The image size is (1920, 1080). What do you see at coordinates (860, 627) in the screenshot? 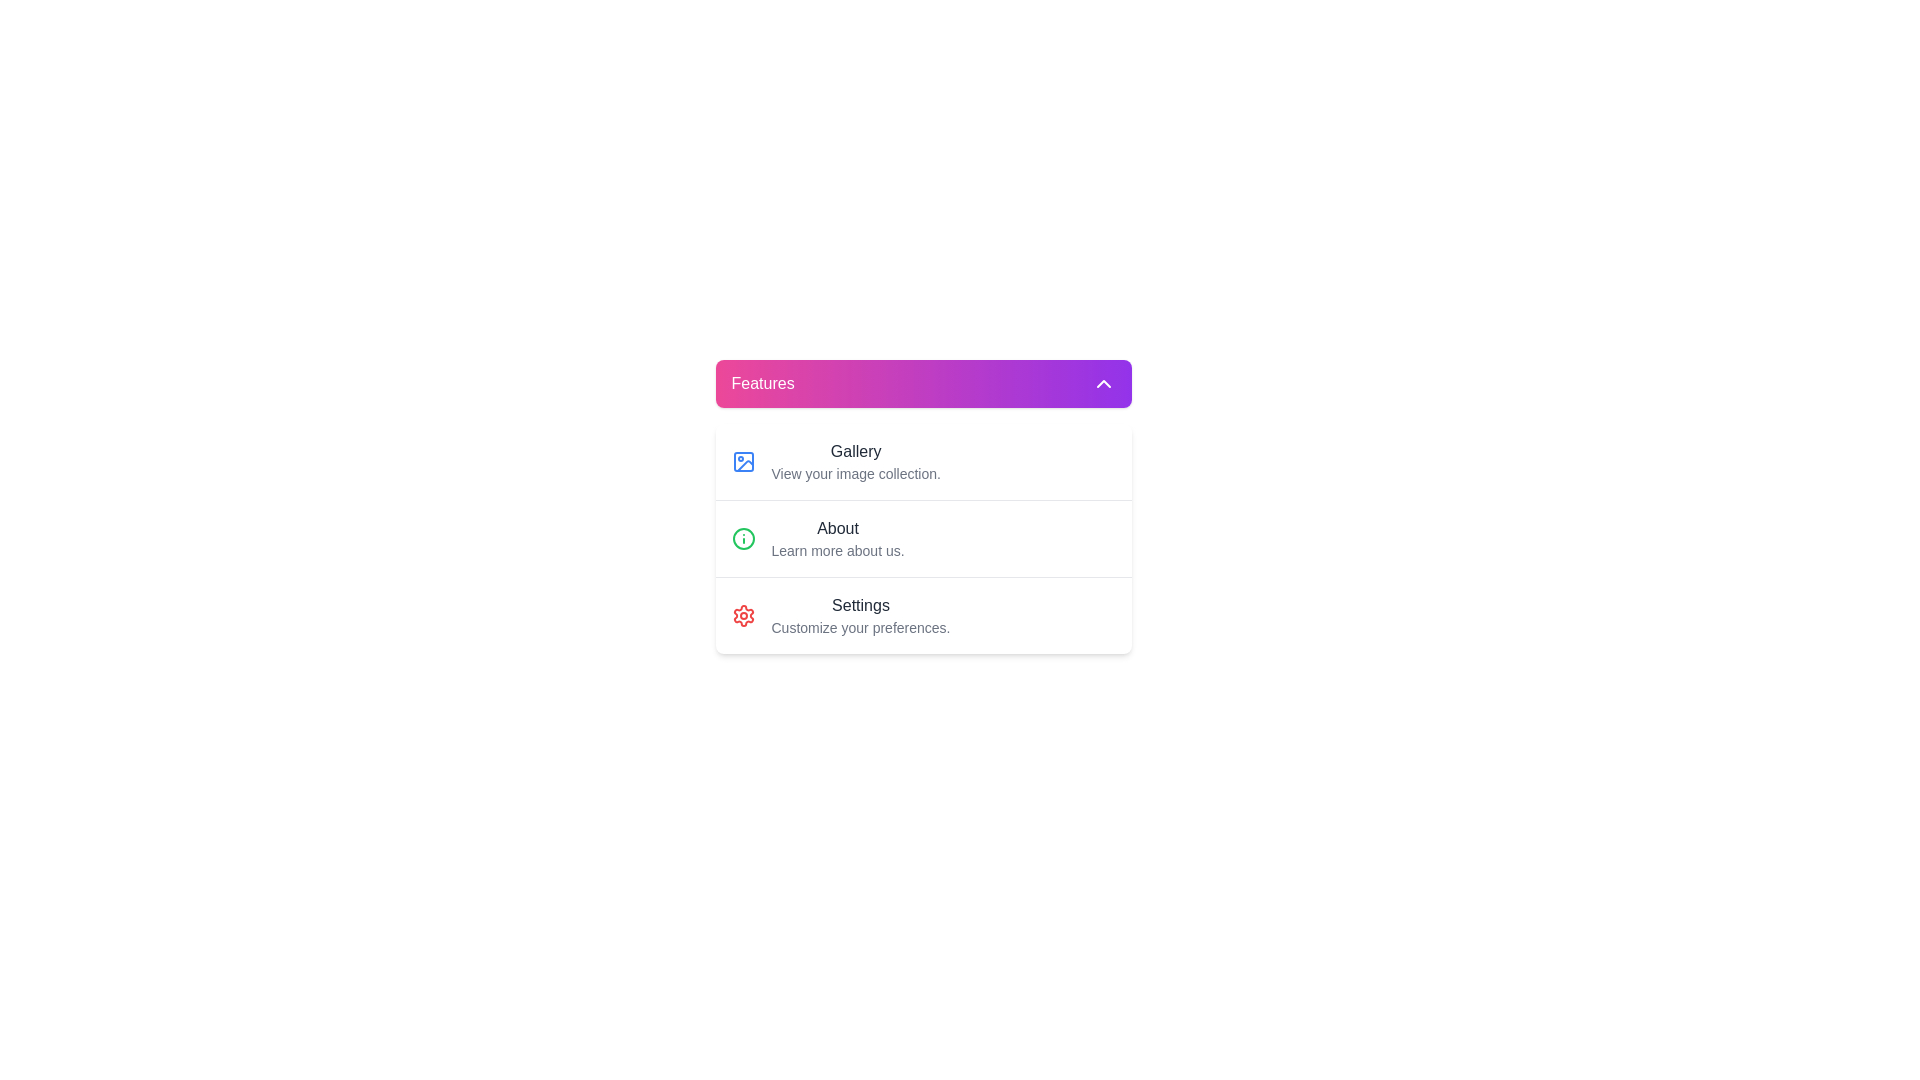
I see `text label that contains 'Customize your preferences.' located beneath the 'Settings' header in the 'Settings' section` at bounding box center [860, 627].